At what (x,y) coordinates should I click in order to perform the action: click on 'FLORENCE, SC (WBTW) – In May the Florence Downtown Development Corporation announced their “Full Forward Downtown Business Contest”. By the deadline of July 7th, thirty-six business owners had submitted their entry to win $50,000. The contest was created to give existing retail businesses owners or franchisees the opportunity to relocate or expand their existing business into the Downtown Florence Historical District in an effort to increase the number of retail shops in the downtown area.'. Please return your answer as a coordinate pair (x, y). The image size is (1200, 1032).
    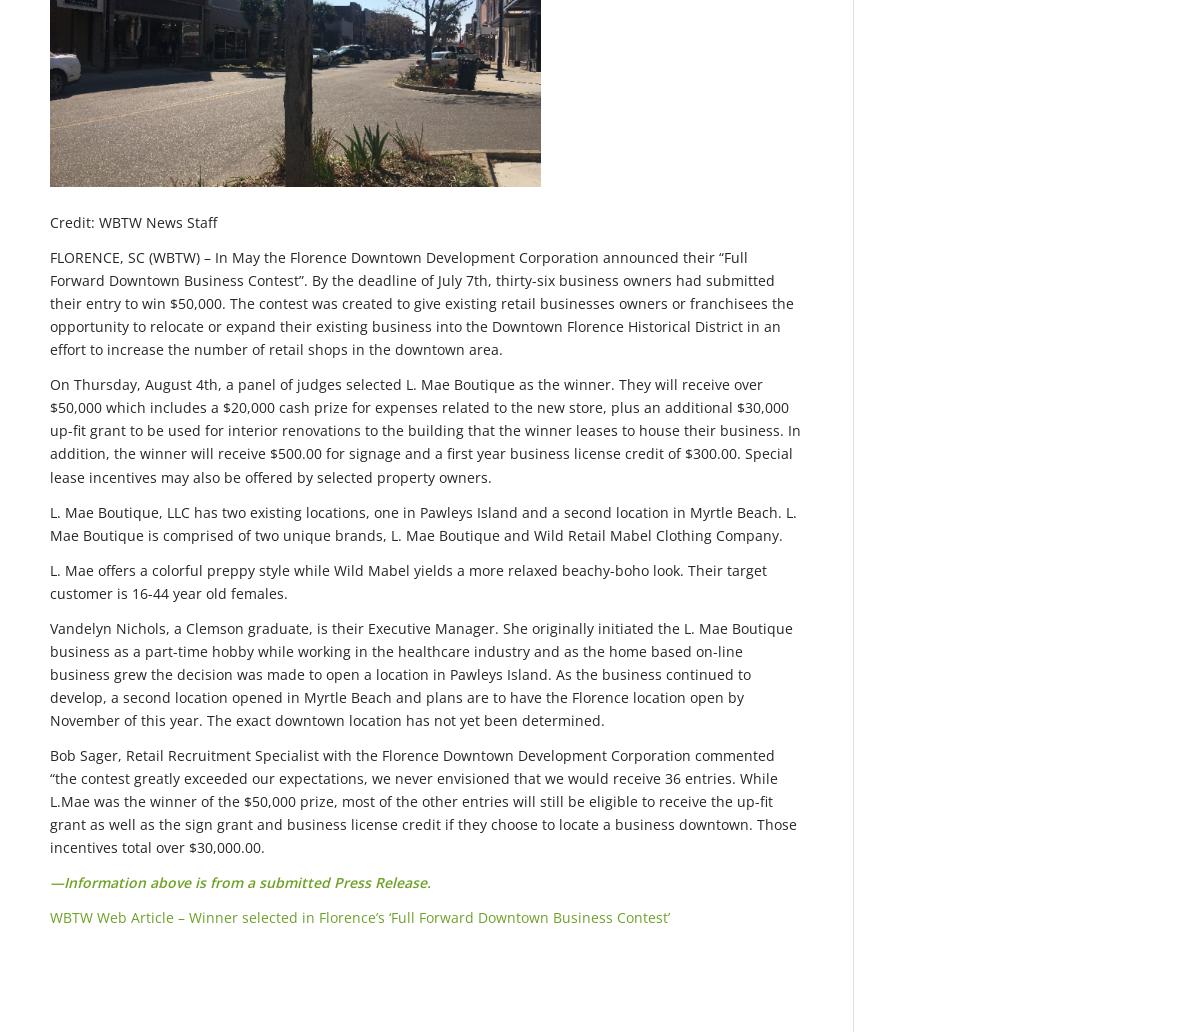
    Looking at the image, I should click on (50, 302).